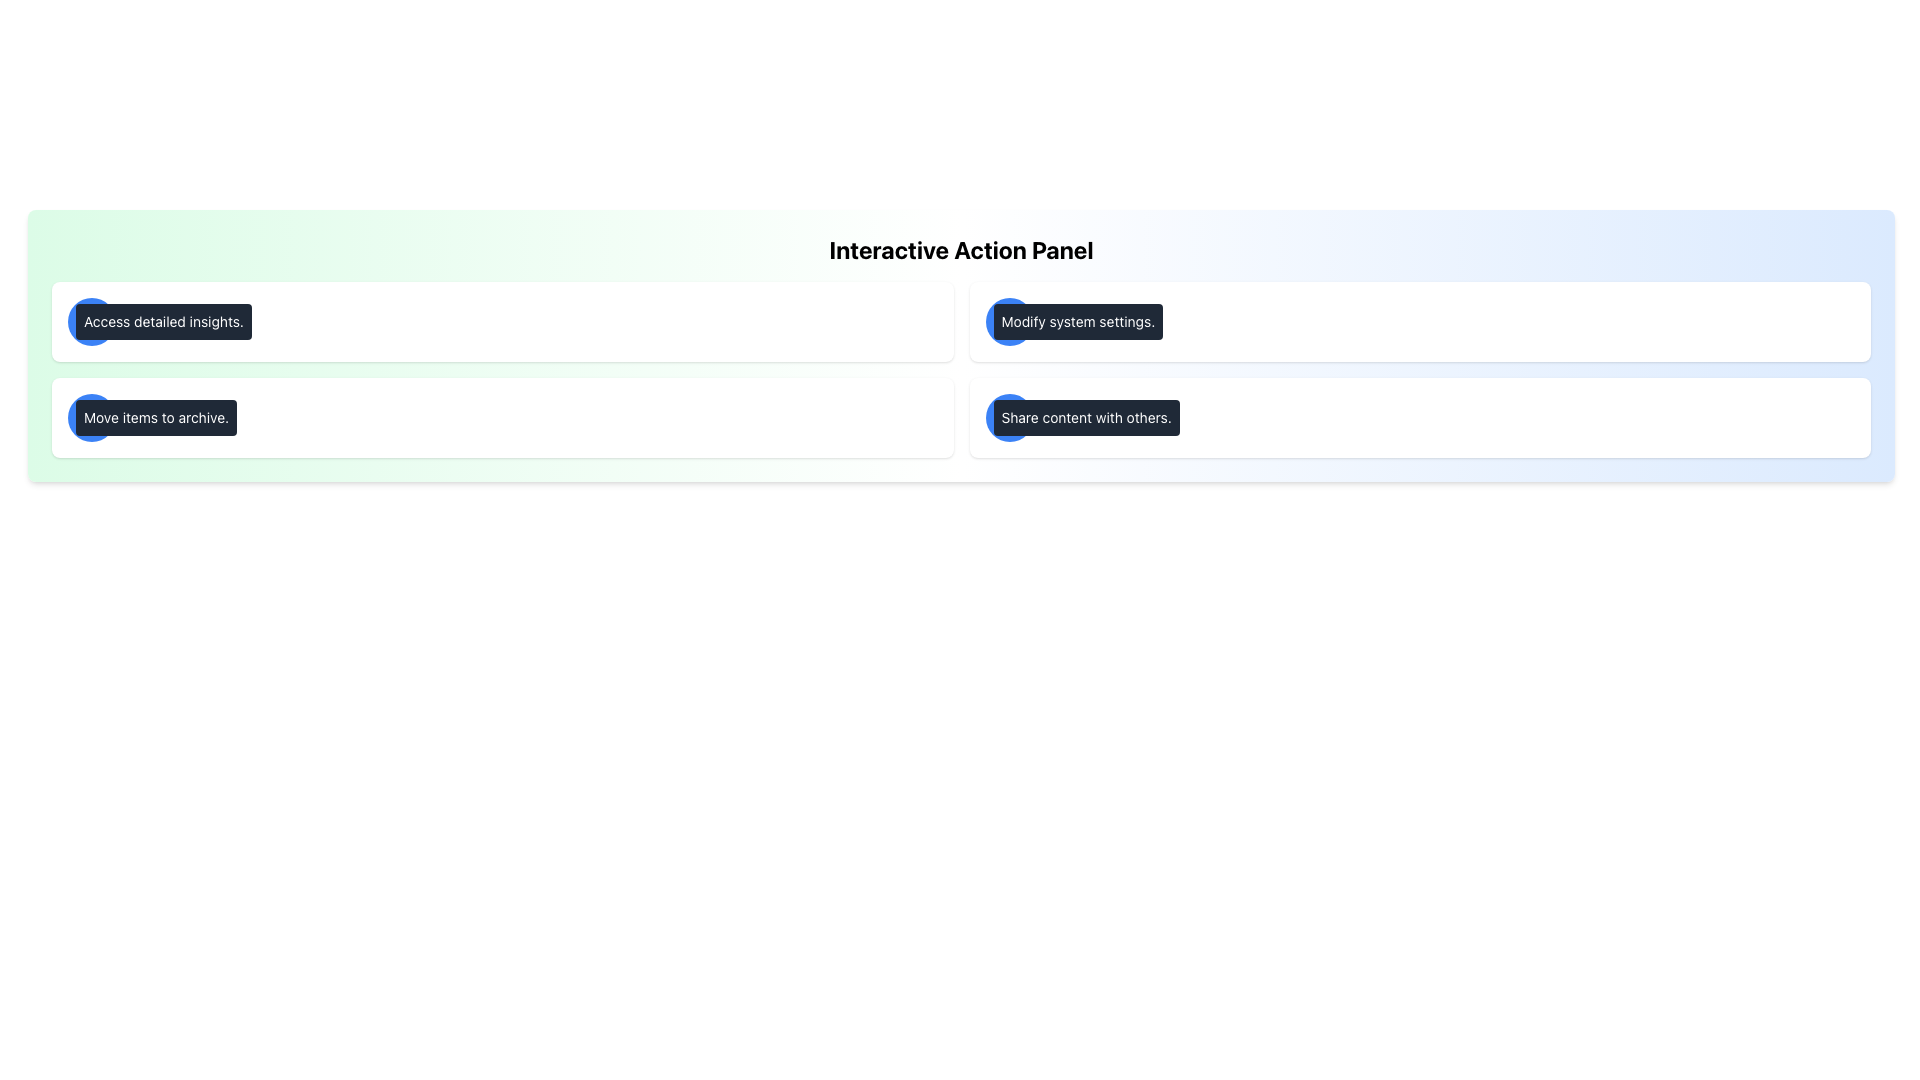 This screenshot has height=1080, width=1920. I want to click on the text label indicating the action of archiving, located to the right of the circular blue icon within the second rectangular card in a vertical list, so click(163, 416).